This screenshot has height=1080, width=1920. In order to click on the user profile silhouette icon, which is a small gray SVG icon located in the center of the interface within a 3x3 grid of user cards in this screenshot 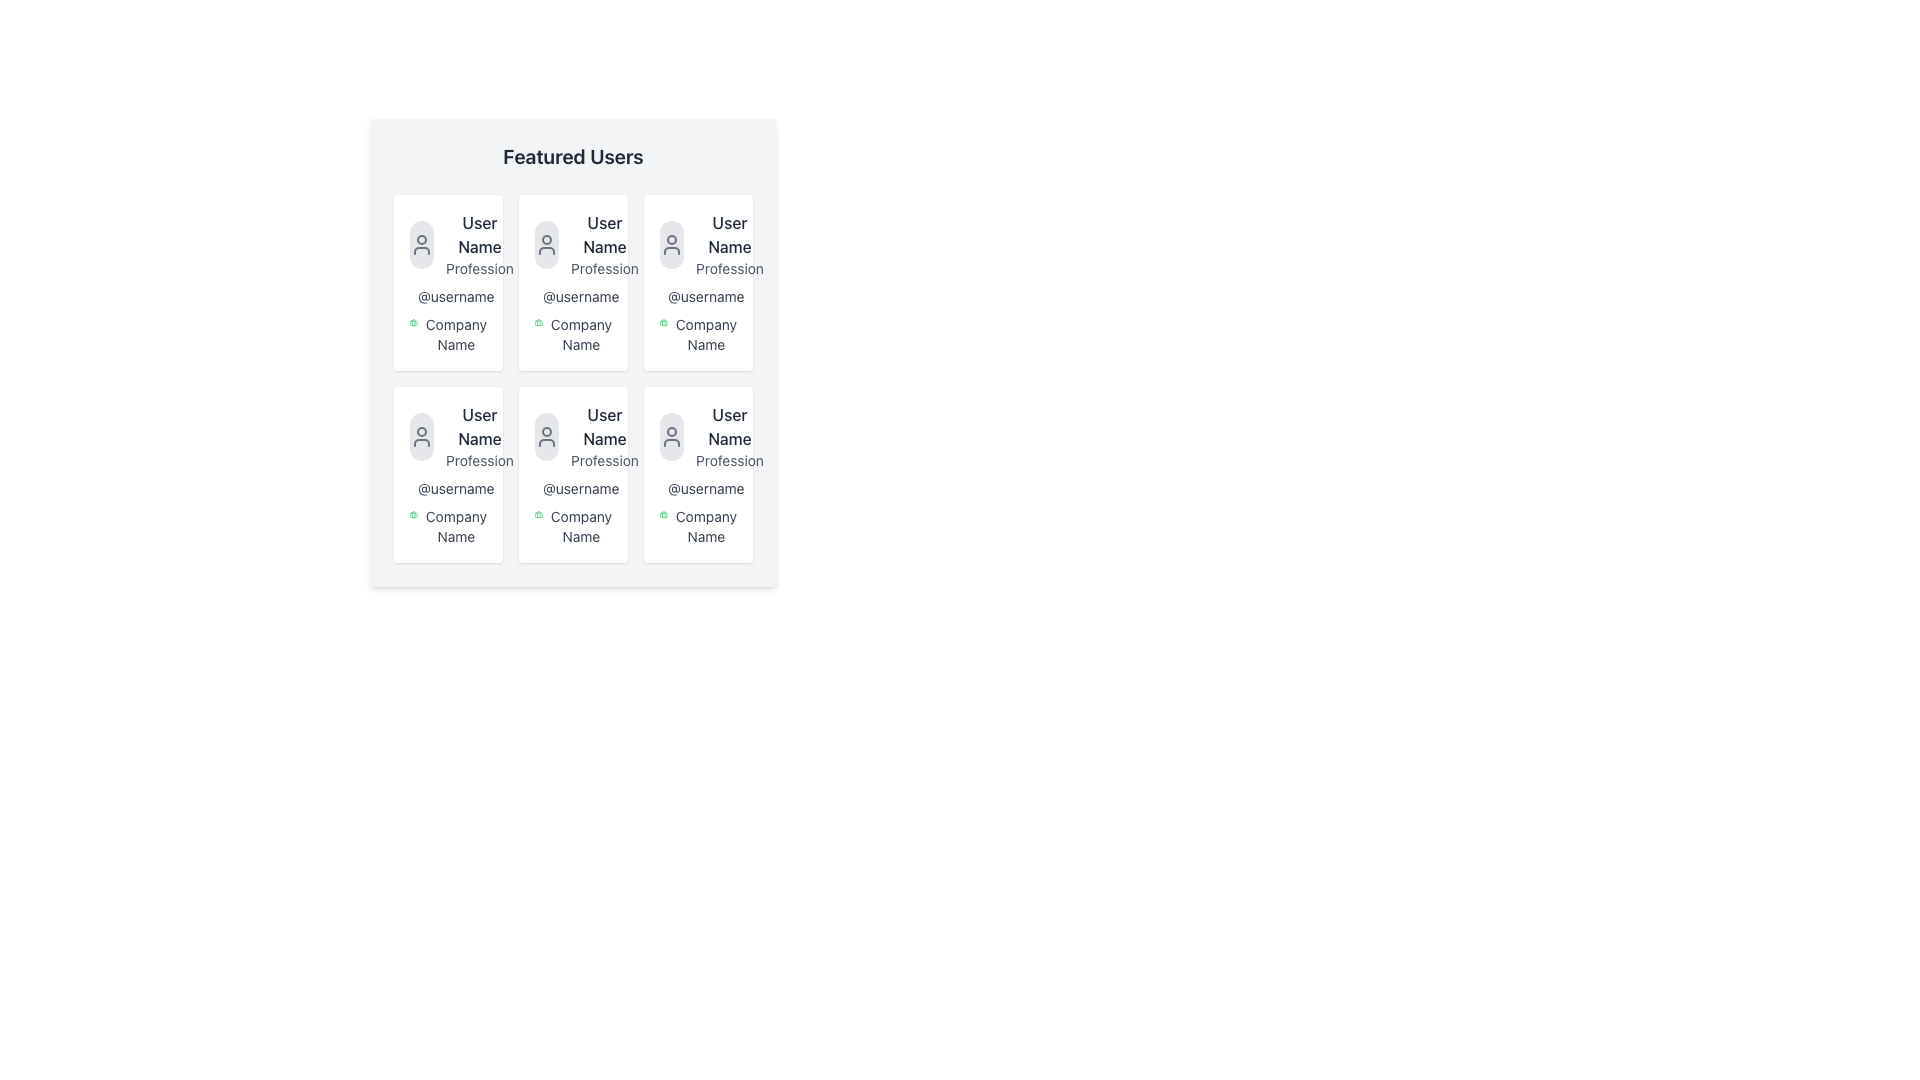, I will do `click(547, 435)`.